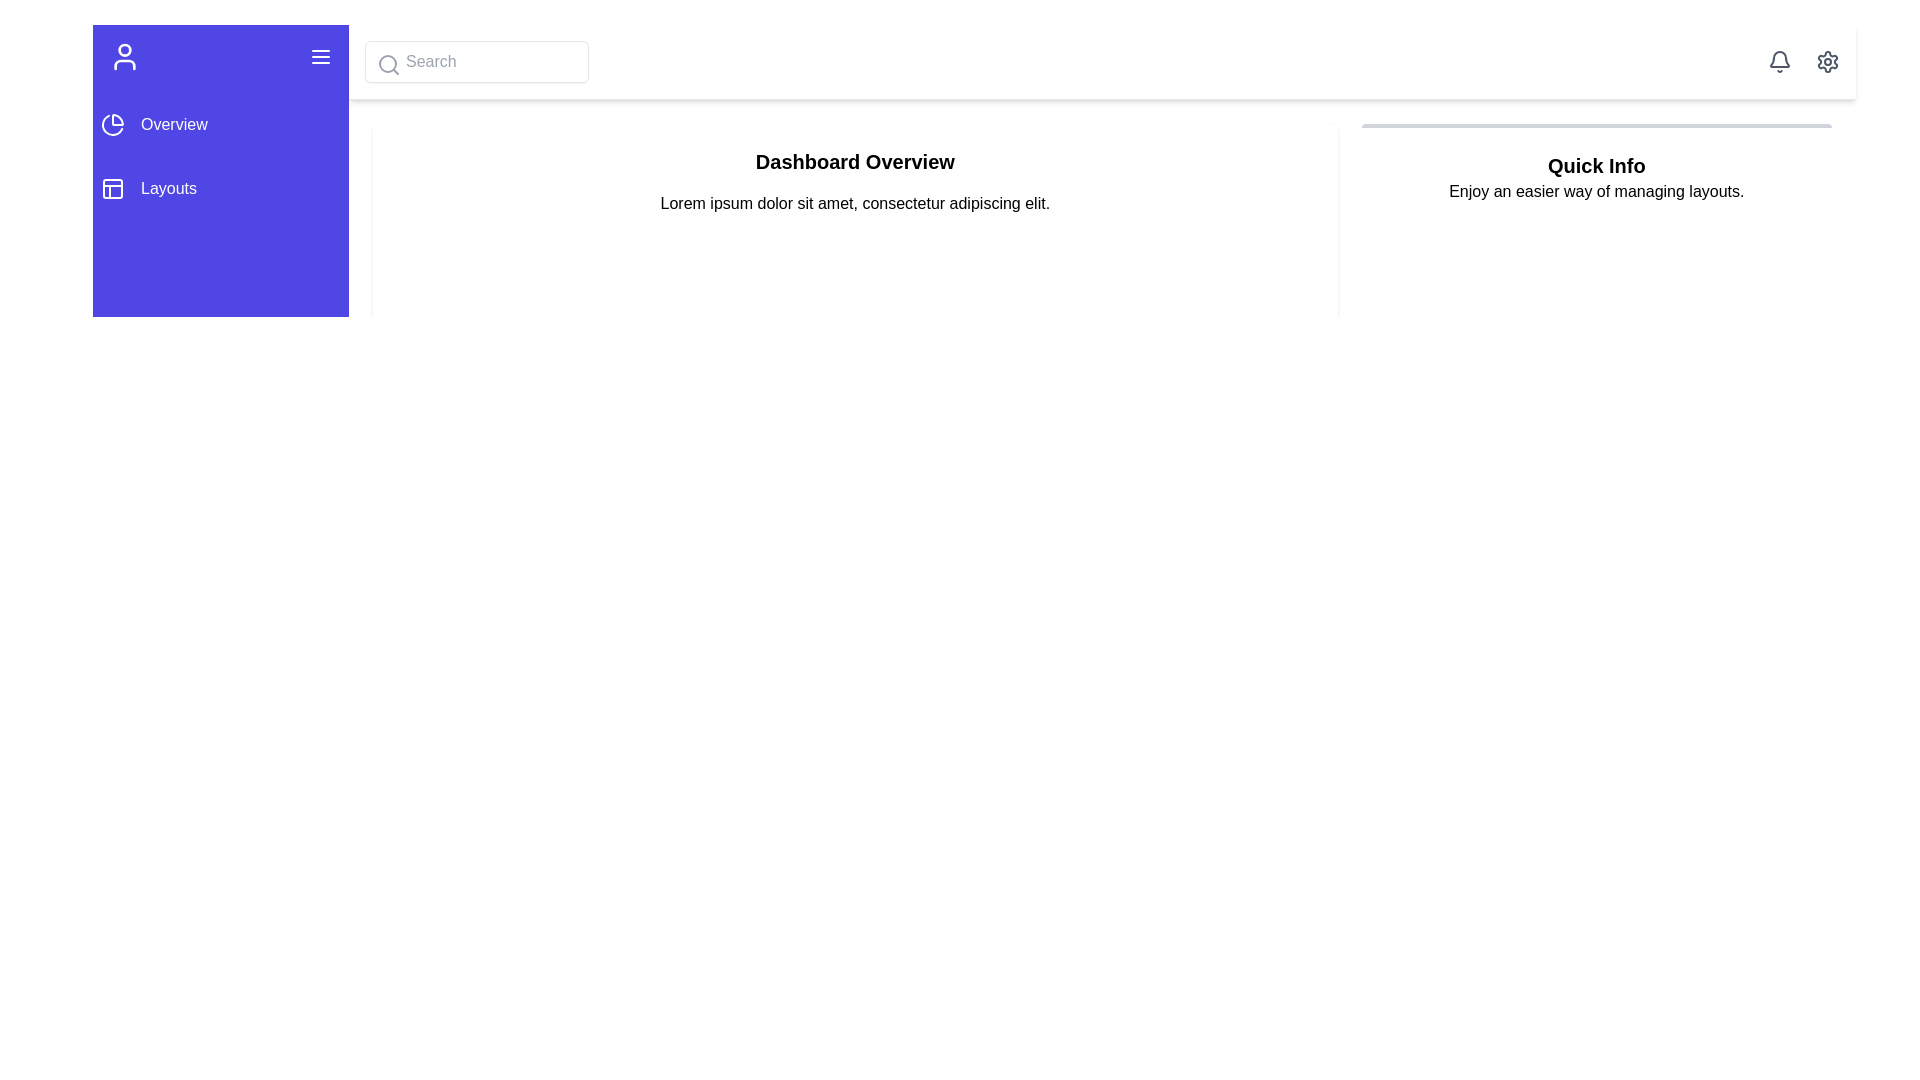 This screenshot has height=1080, width=1920. What do you see at coordinates (174, 124) in the screenshot?
I see `the 'Overview' text label in the left vertical menu bar` at bounding box center [174, 124].